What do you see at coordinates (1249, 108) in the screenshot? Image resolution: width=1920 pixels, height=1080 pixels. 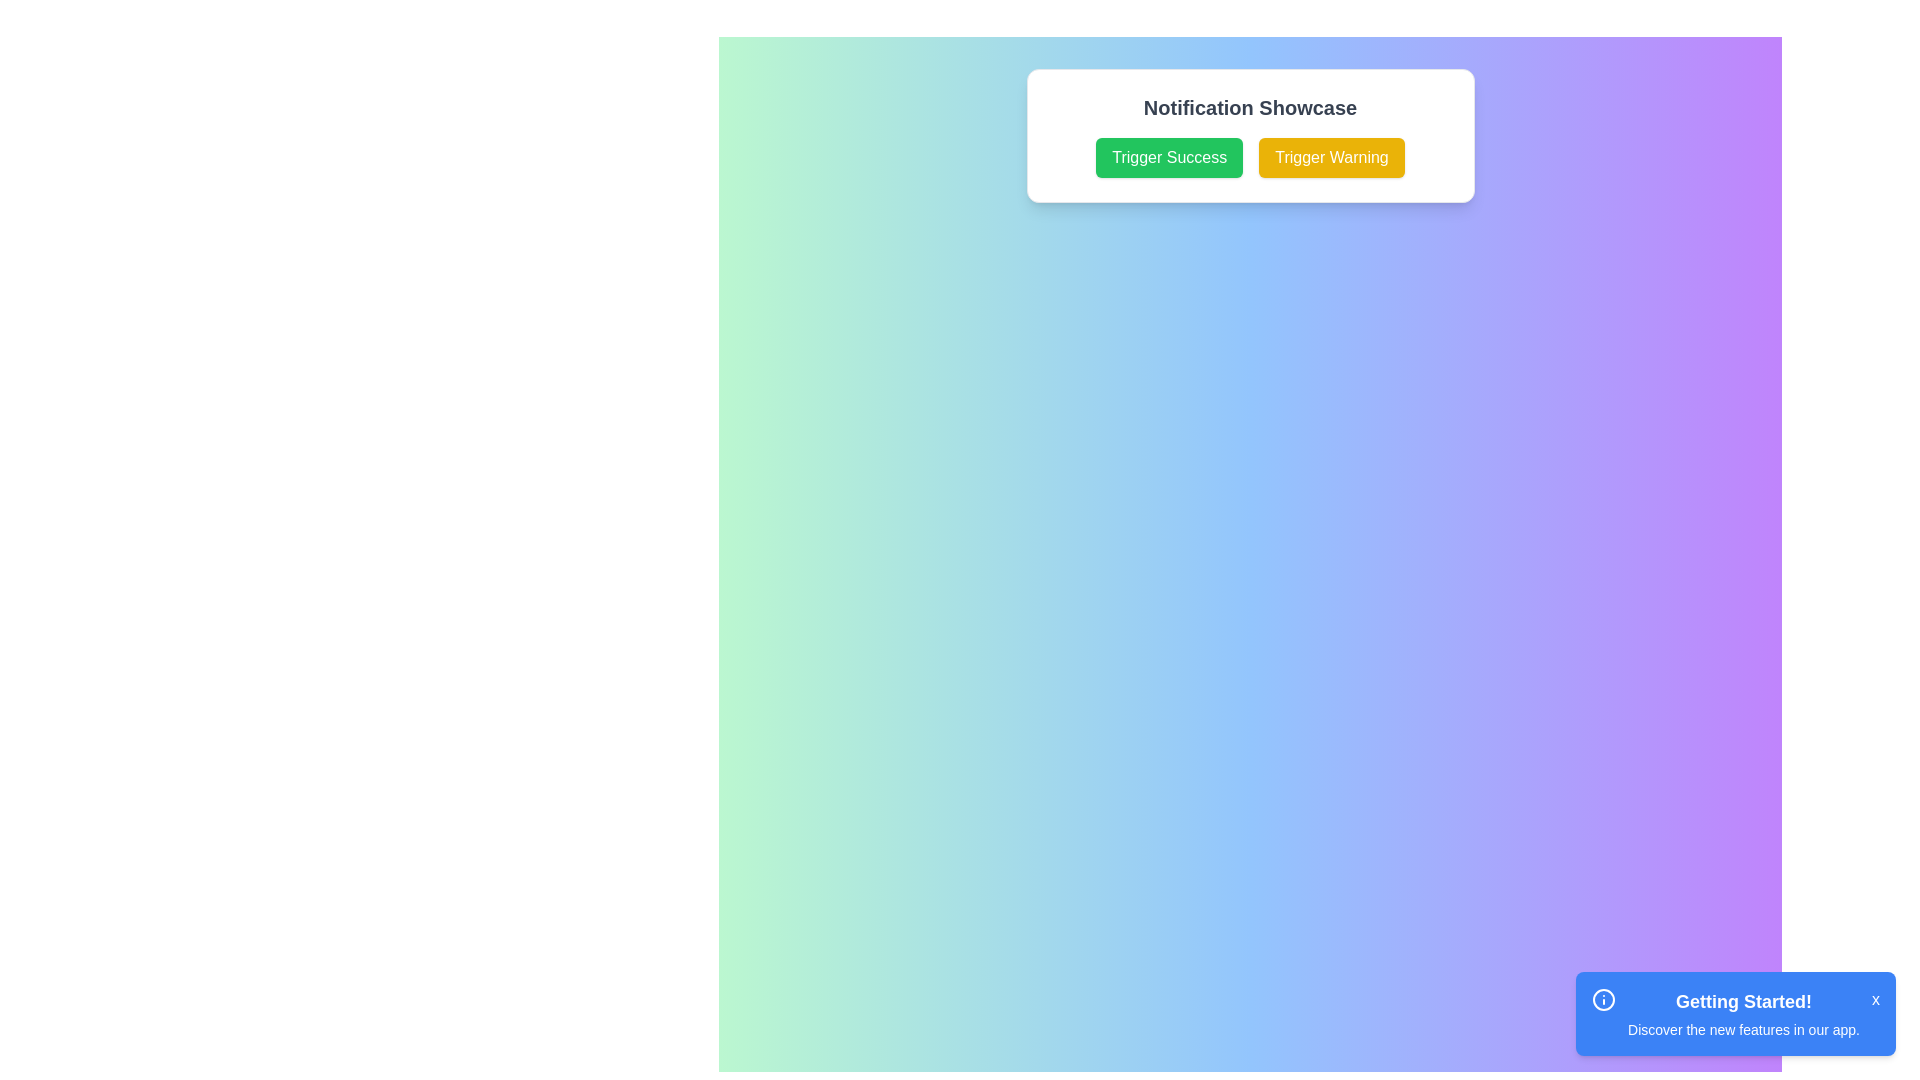 I see `the text label element with the content 'Notification Showcase', which is styled with bold and large font size and is centered above two buttons` at bounding box center [1249, 108].